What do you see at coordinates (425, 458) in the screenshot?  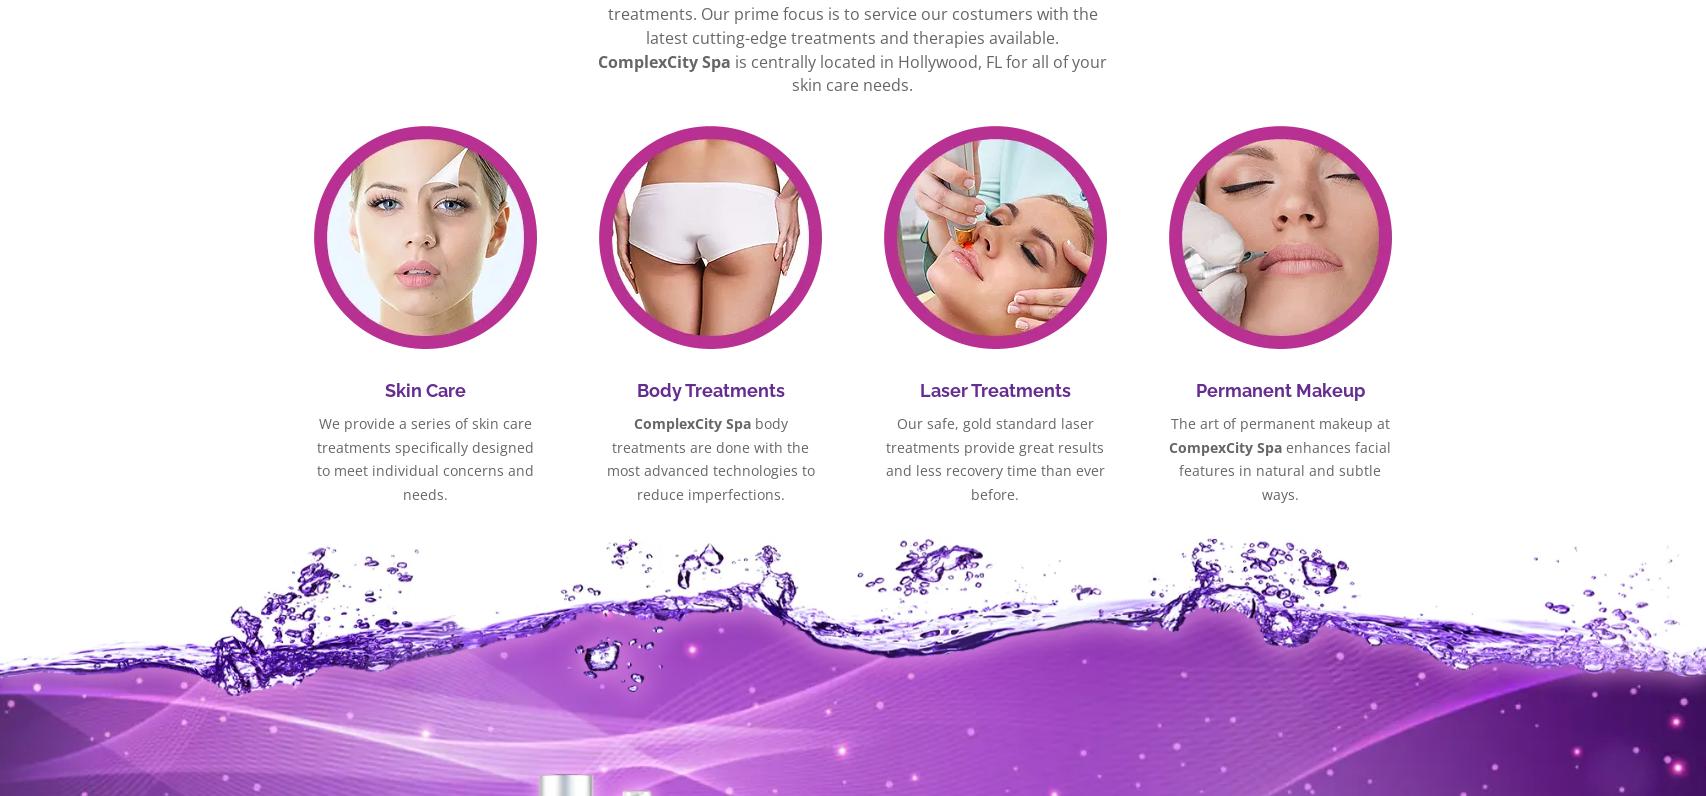 I see `'We provide a series of skin care treatments specifically designed to meet individual concerns and needs.'` at bounding box center [425, 458].